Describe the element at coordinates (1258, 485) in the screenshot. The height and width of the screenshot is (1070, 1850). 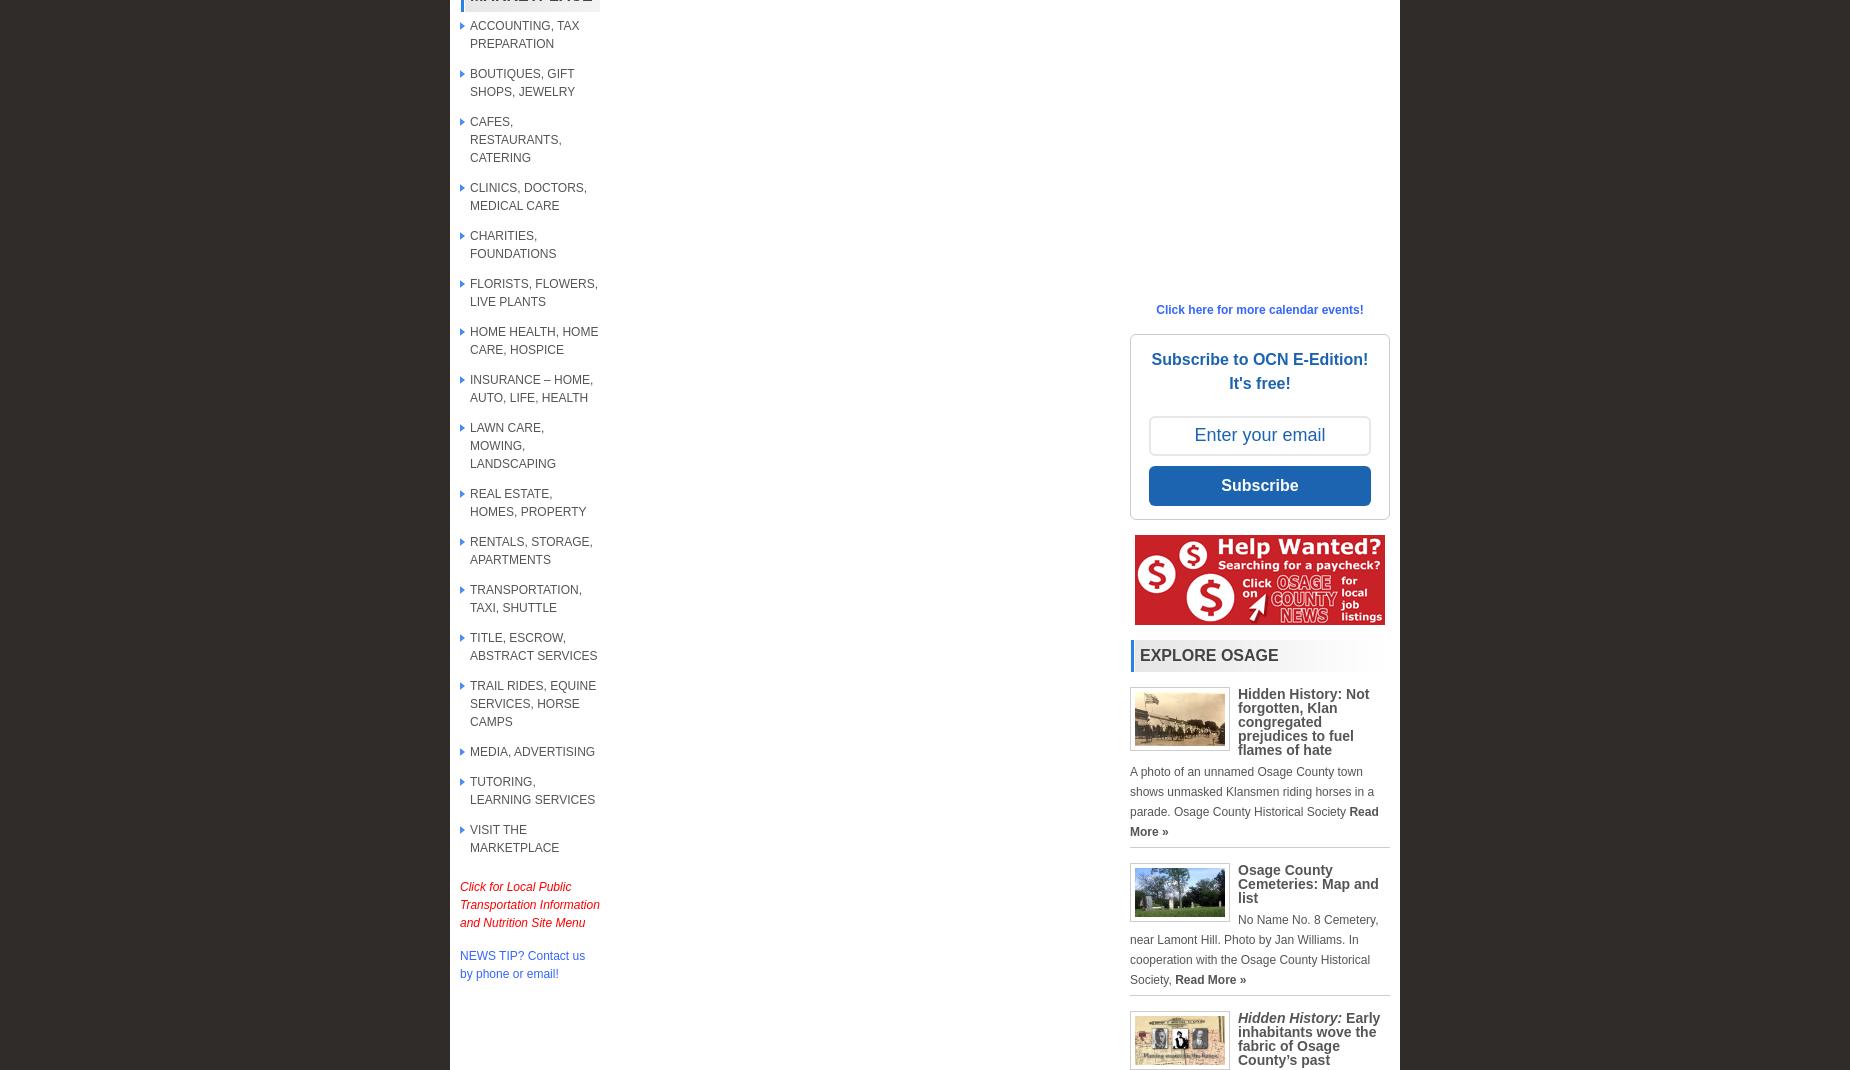
I see `'Subscribe'` at that location.